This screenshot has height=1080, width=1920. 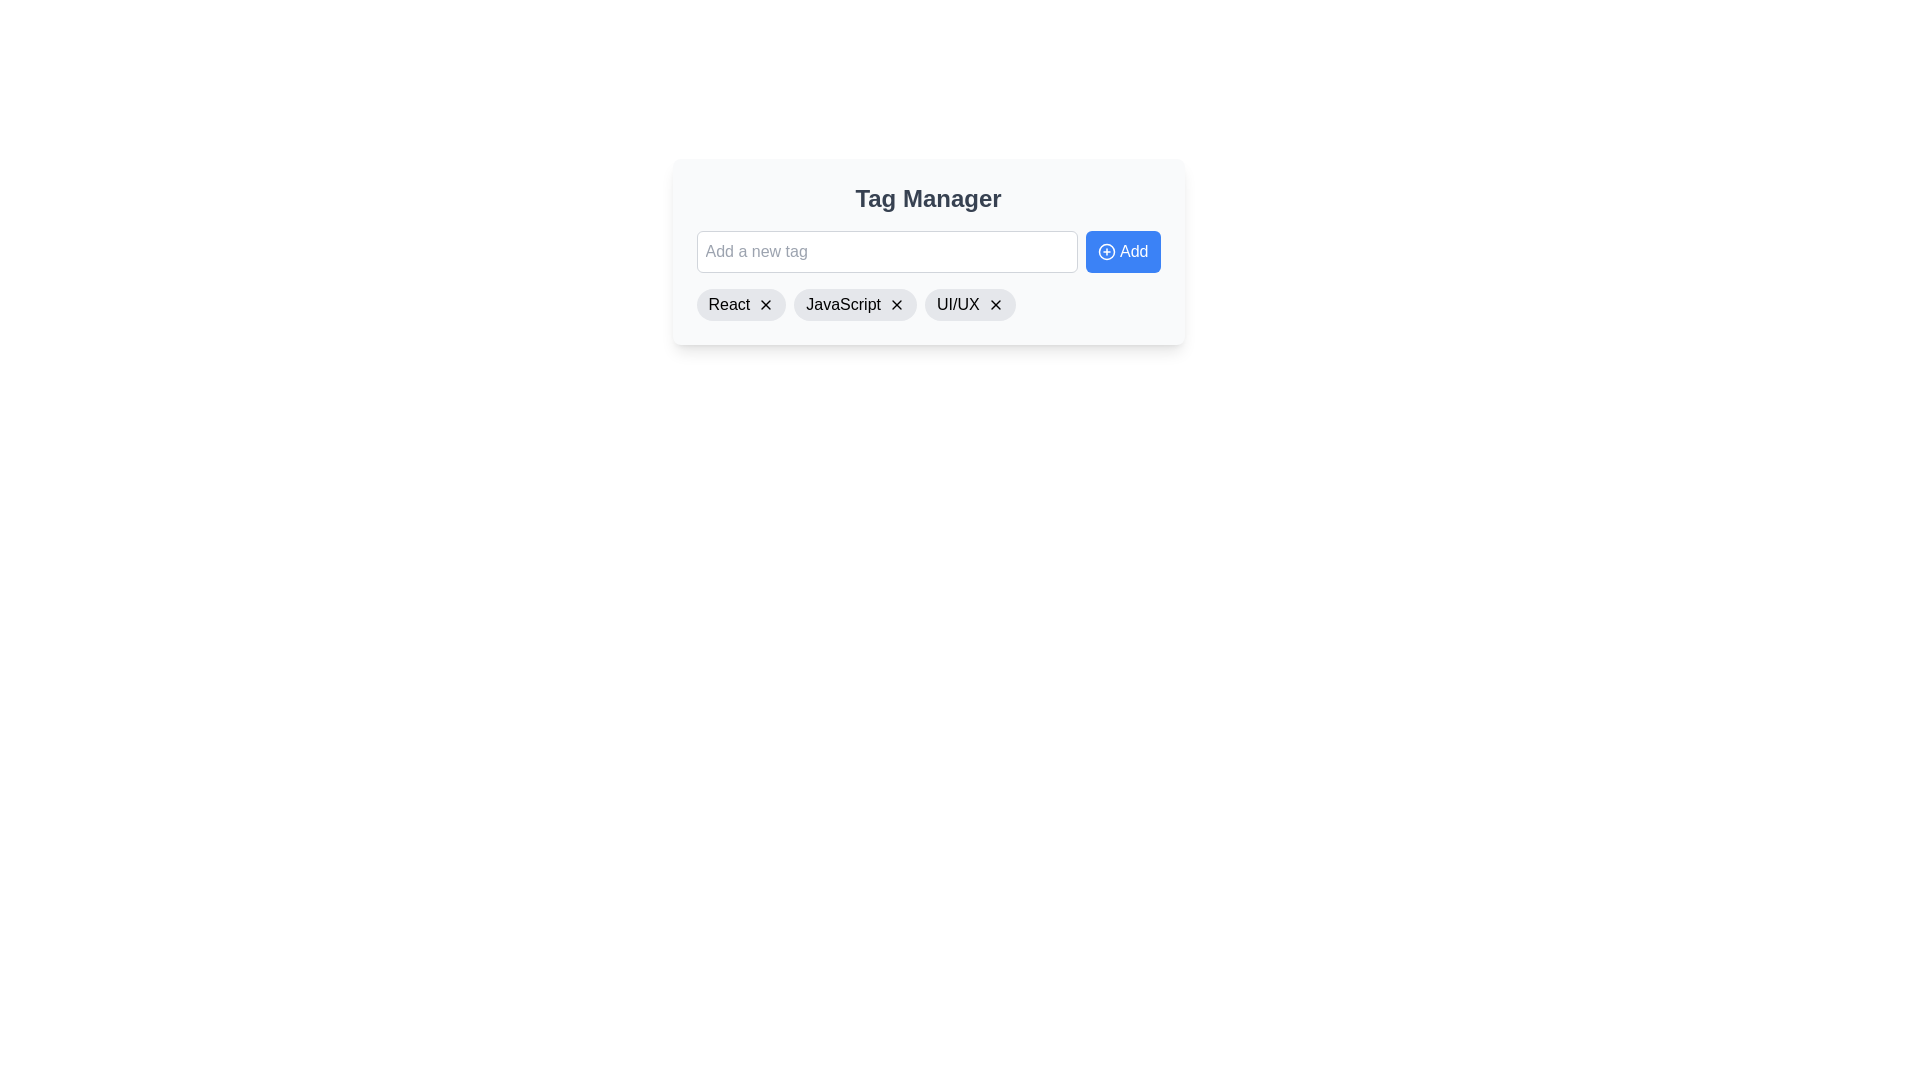 I want to click on the Close Button located to the right of the 'JavaScript' tag, so click(x=896, y=304).